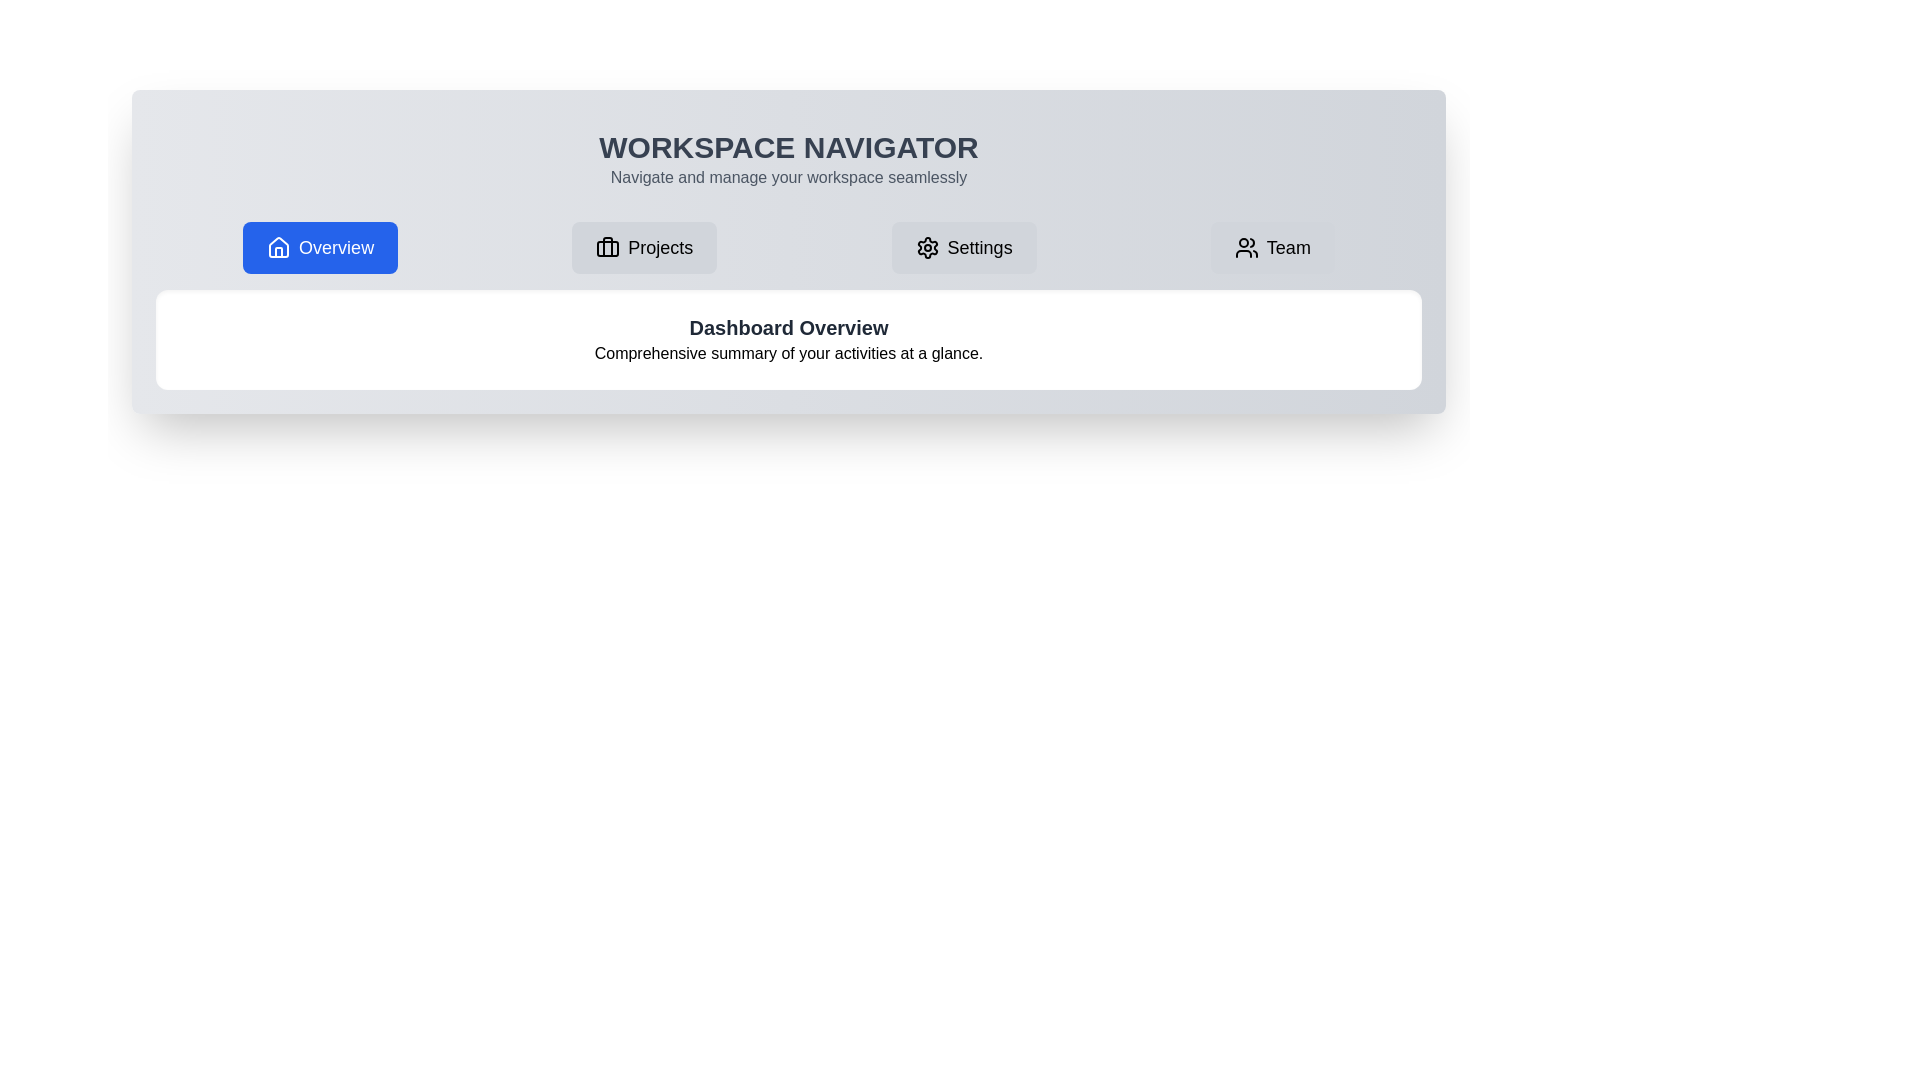 The width and height of the screenshot is (1920, 1080). What do you see at coordinates (787, 338) in the screenshot?
I see `the 'Dashboard Overview' element, which consists of a bold title and descriptive text, located below the 'WORKSPACE NAVIGATOR' header` at bounding box center [787, 338].